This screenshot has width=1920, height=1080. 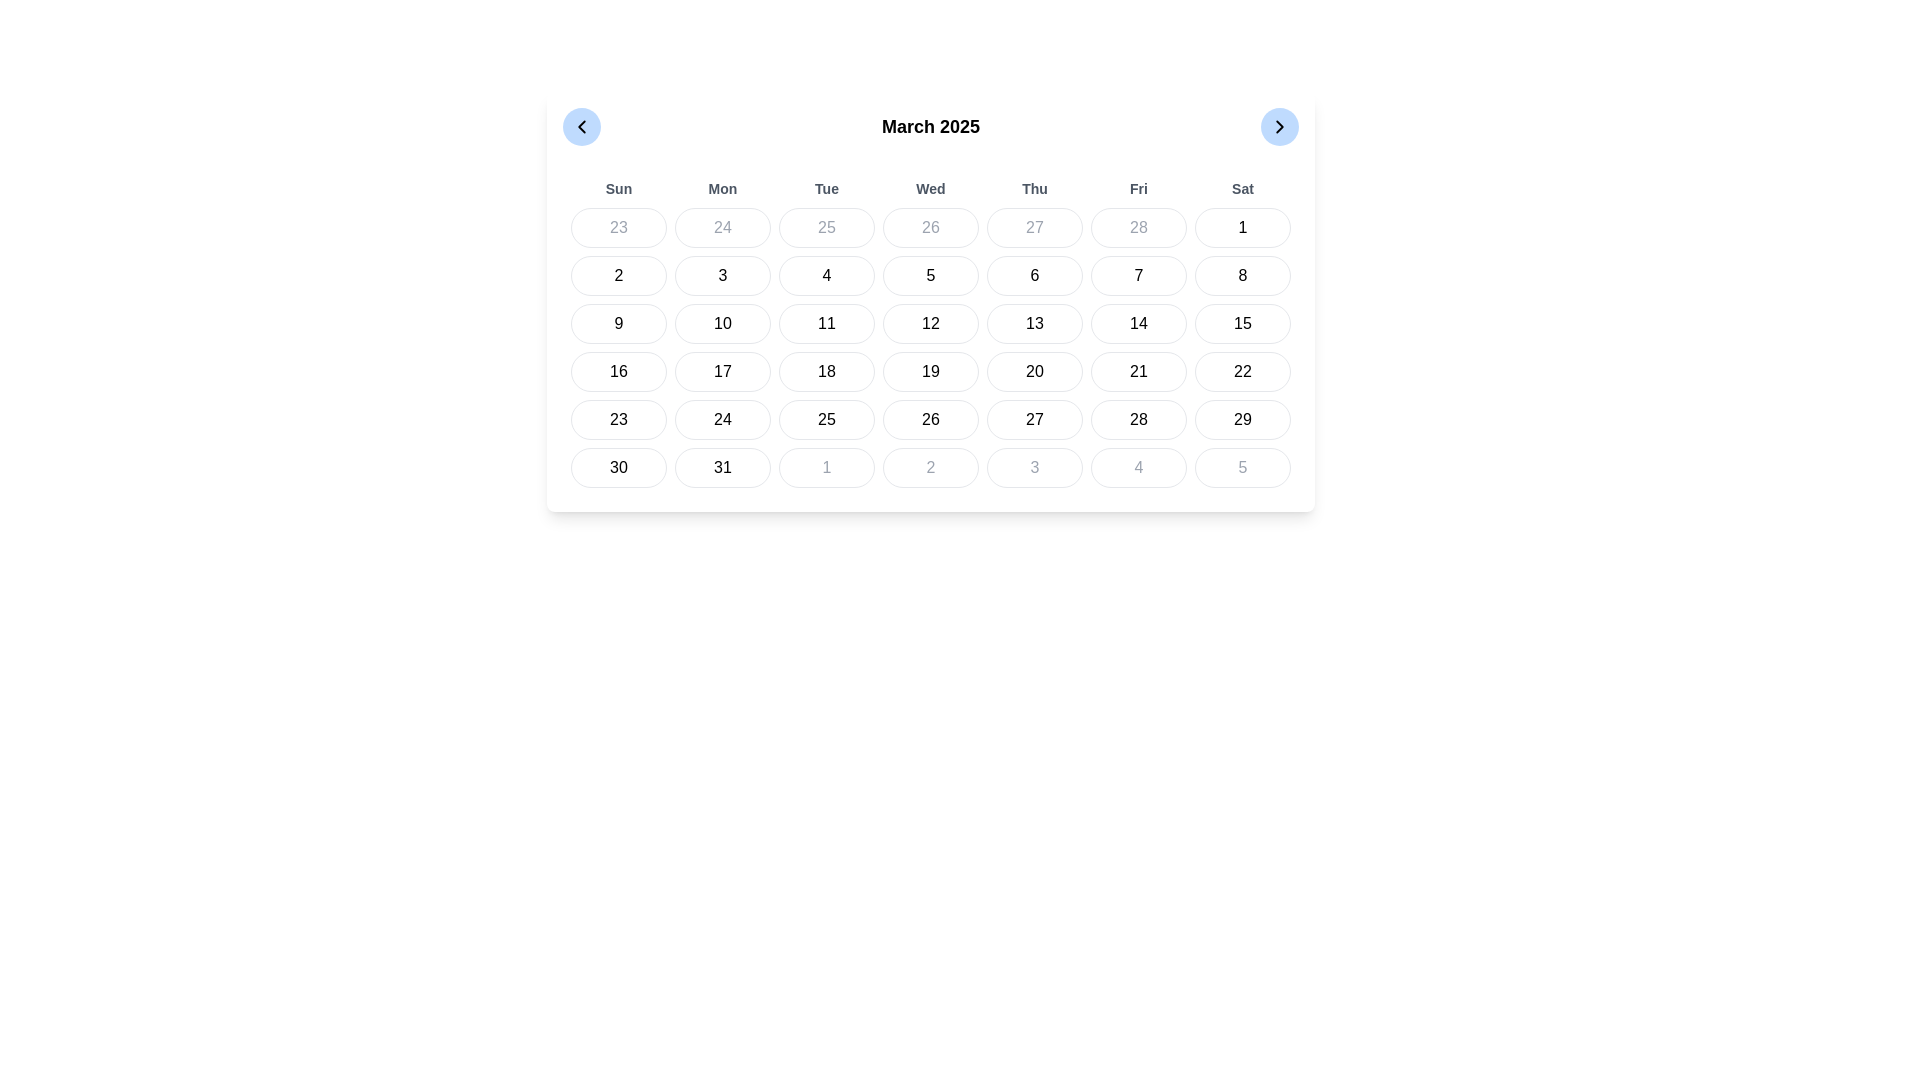 I want to click on the Calendar date button displaying the number '2', so click(x=930, y=467).